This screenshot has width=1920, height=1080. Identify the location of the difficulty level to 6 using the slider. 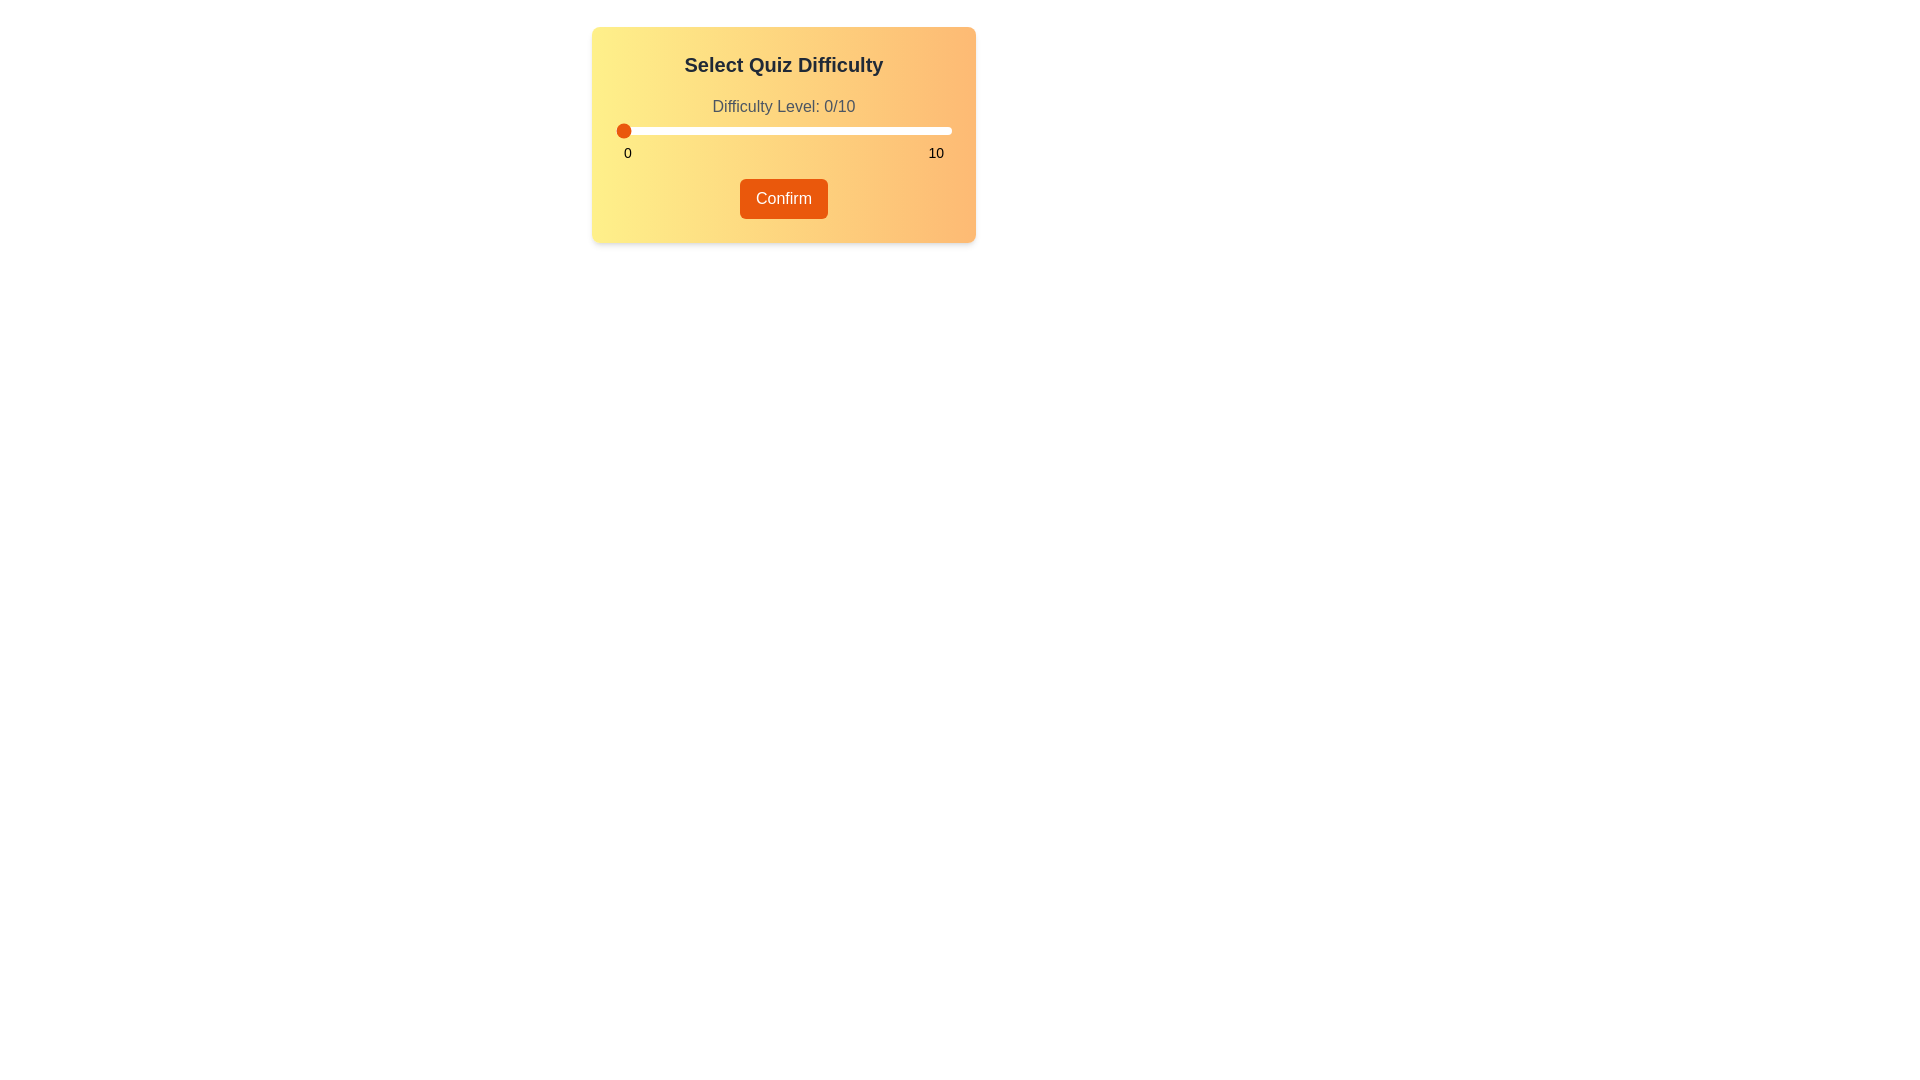
(817, 131).